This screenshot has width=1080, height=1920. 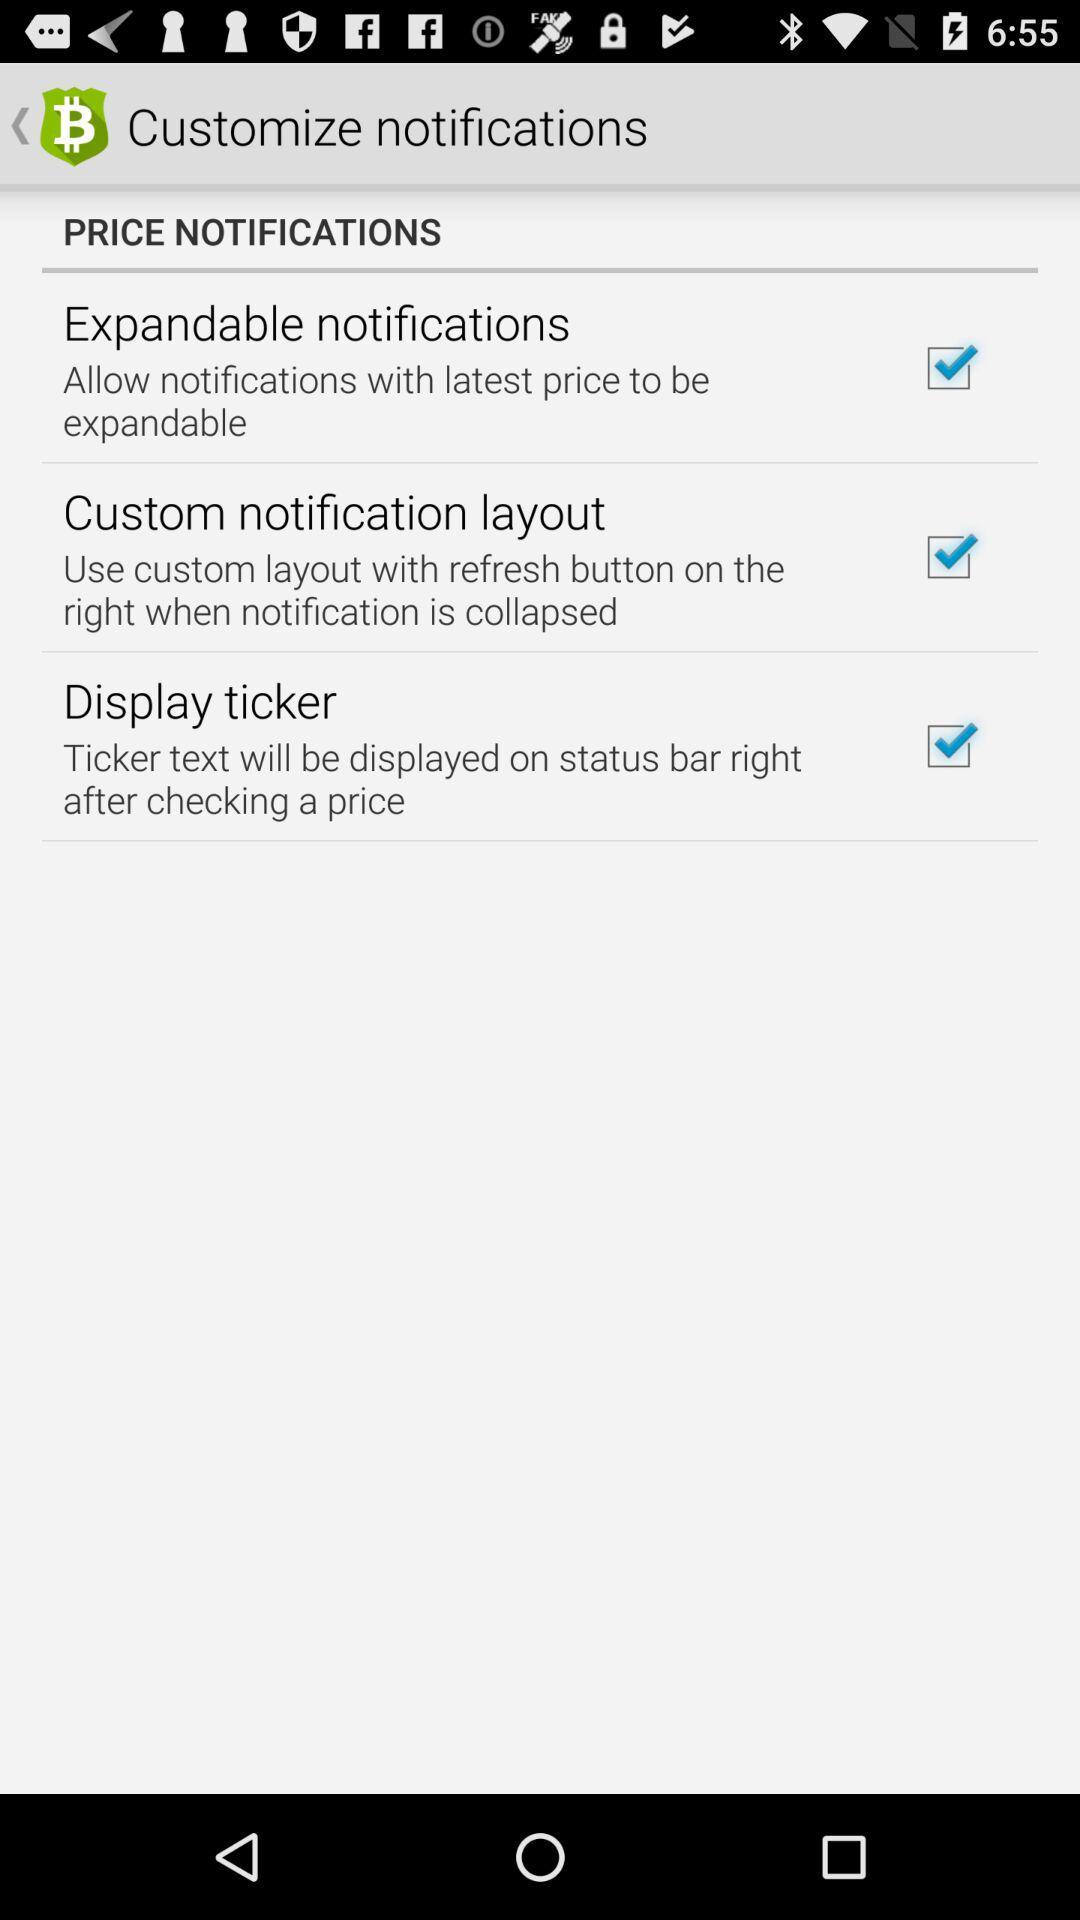 I want to click on icon above the custom notification layout icon, so click(x=463, y=400).